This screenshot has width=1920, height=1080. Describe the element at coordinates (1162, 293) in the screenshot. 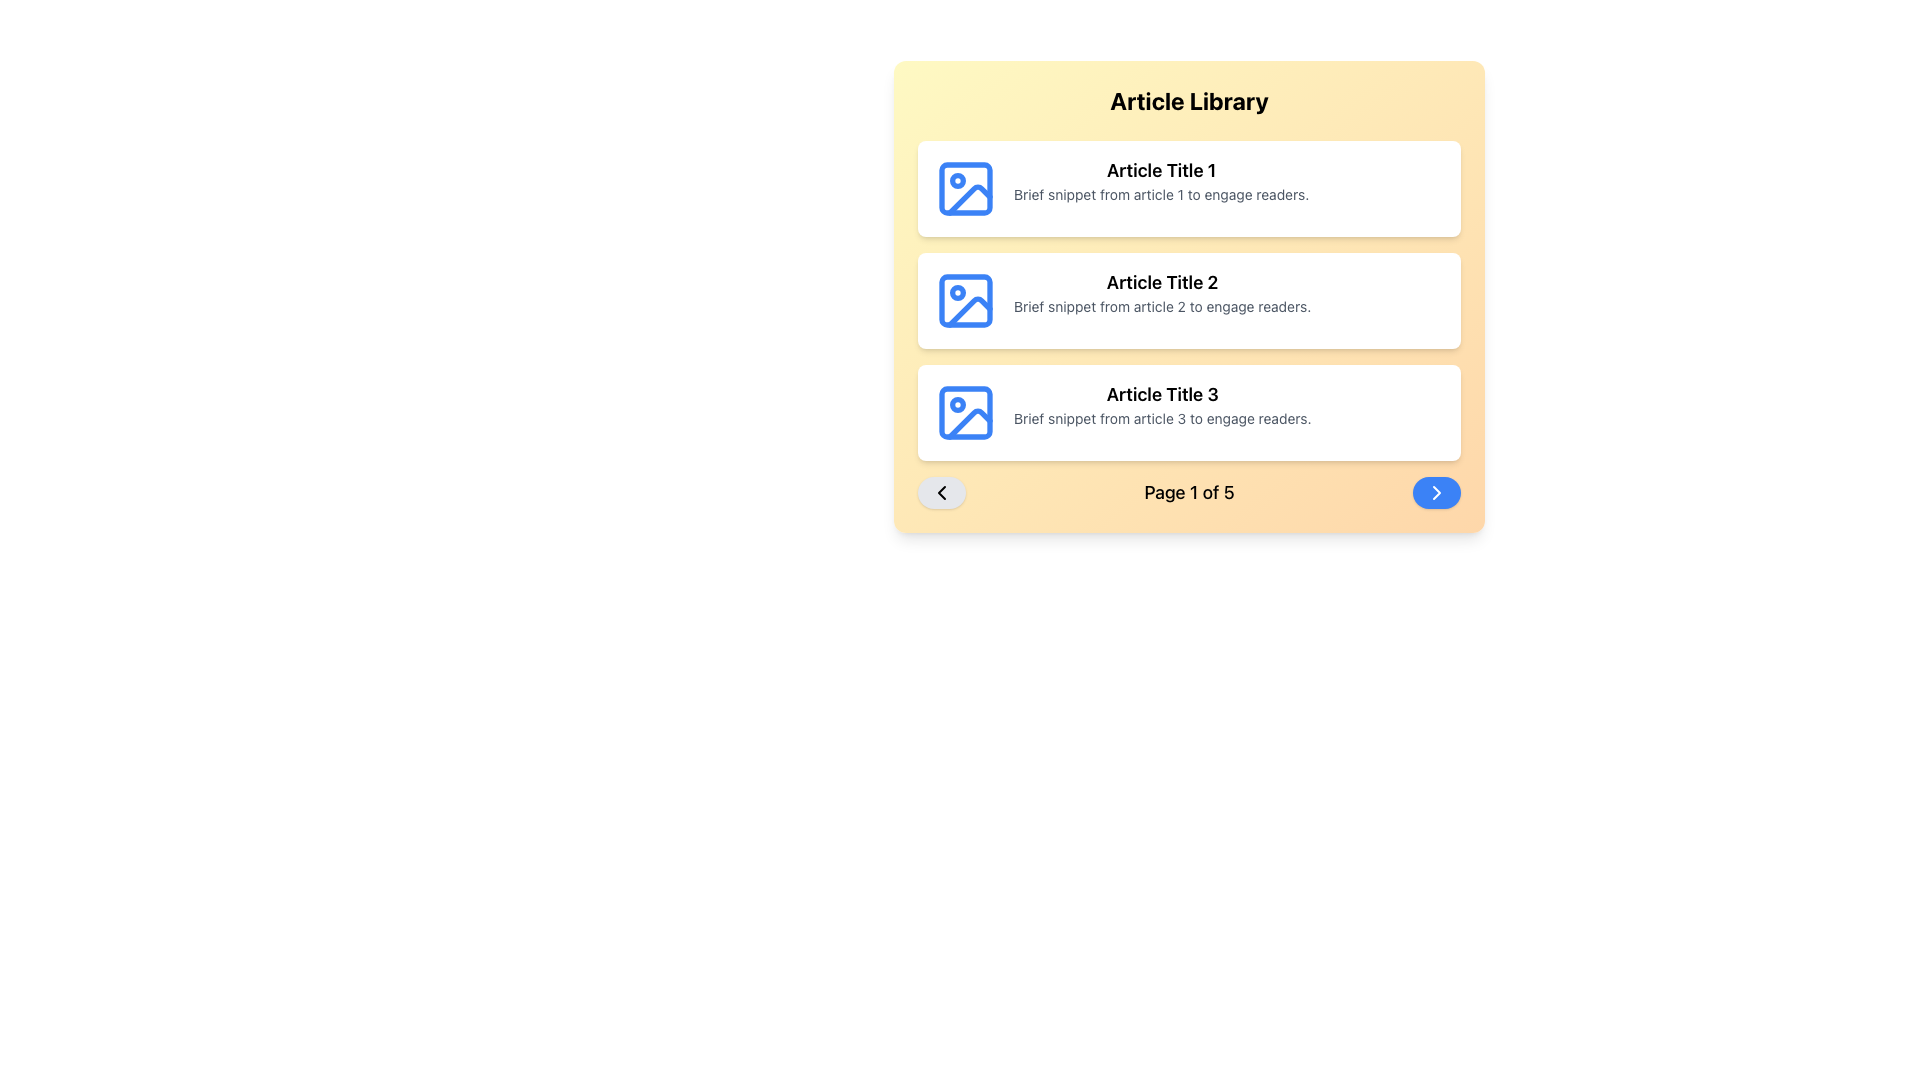

I see `the list item containing the title 'Article Title 2' and its descriptive snippet` at that location.